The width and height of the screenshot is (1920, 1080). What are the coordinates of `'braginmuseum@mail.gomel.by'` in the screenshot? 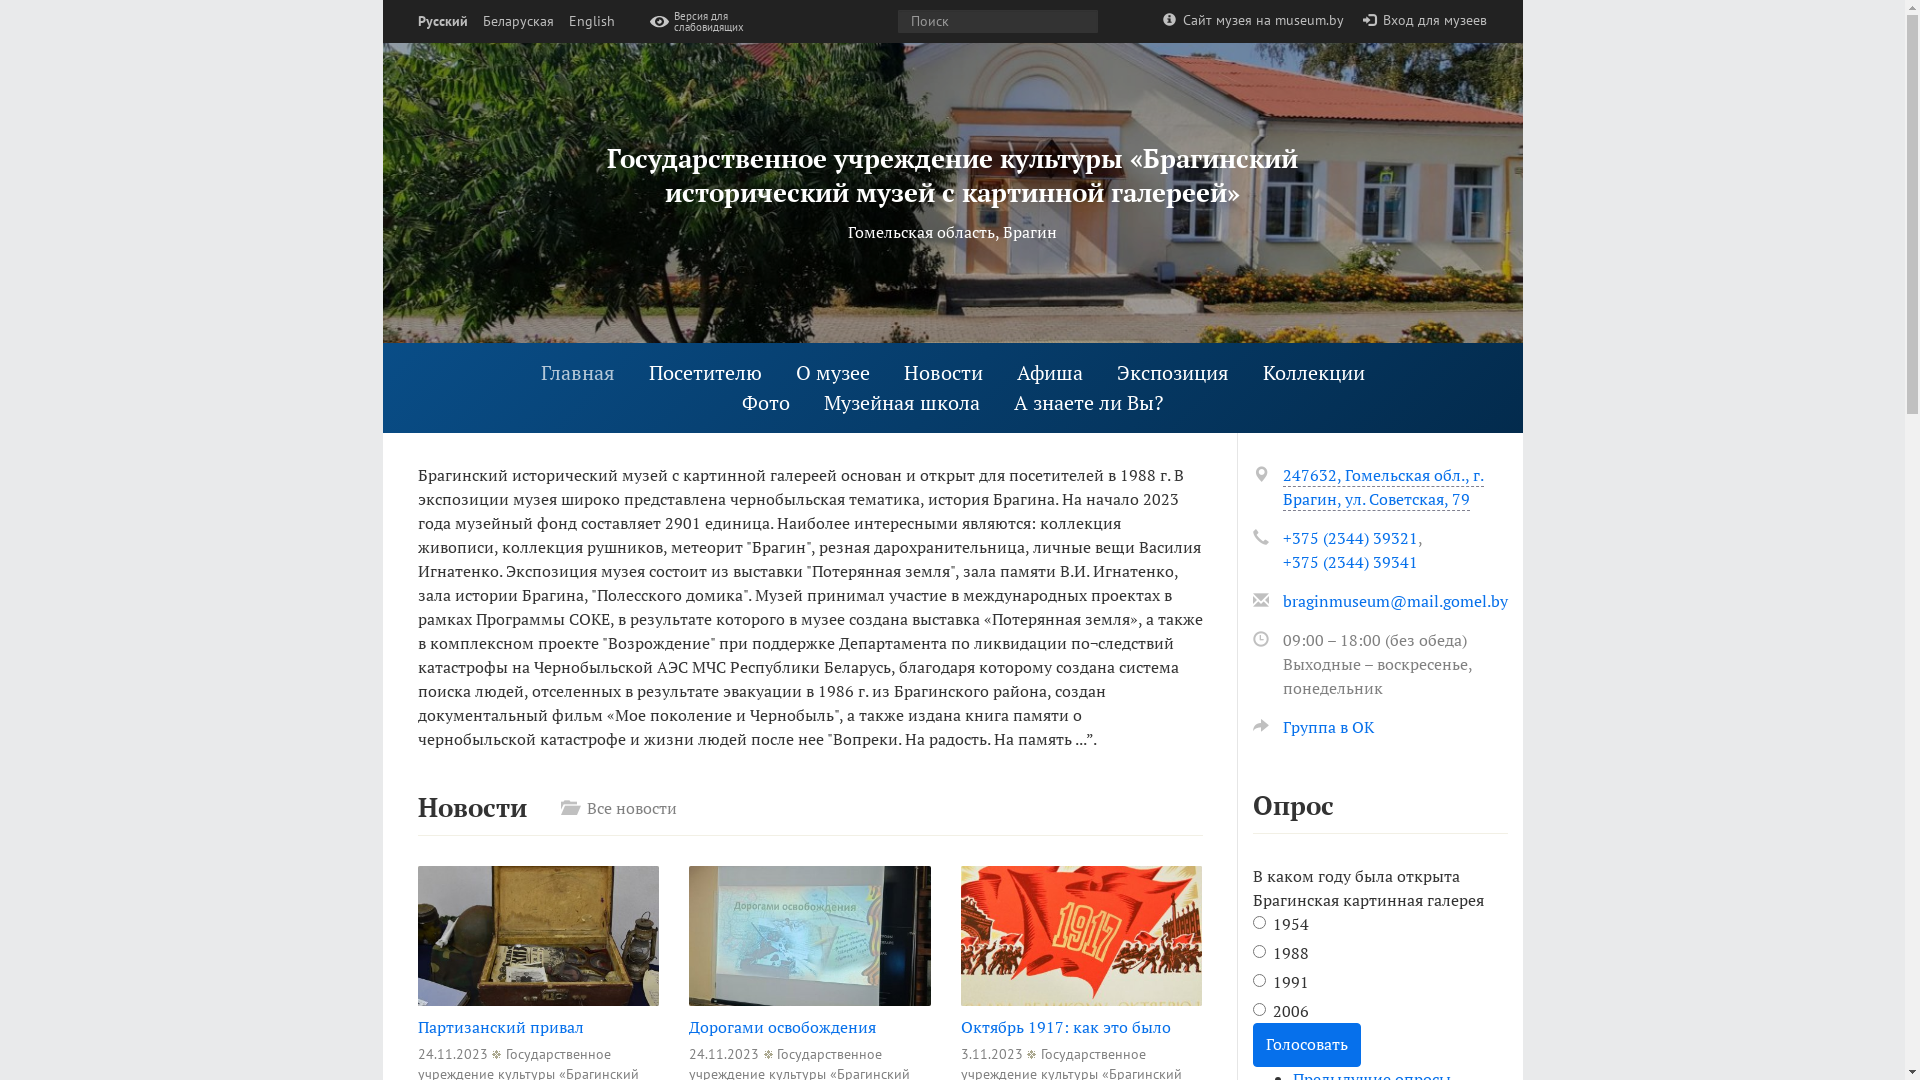 It's located at (1393, 600).